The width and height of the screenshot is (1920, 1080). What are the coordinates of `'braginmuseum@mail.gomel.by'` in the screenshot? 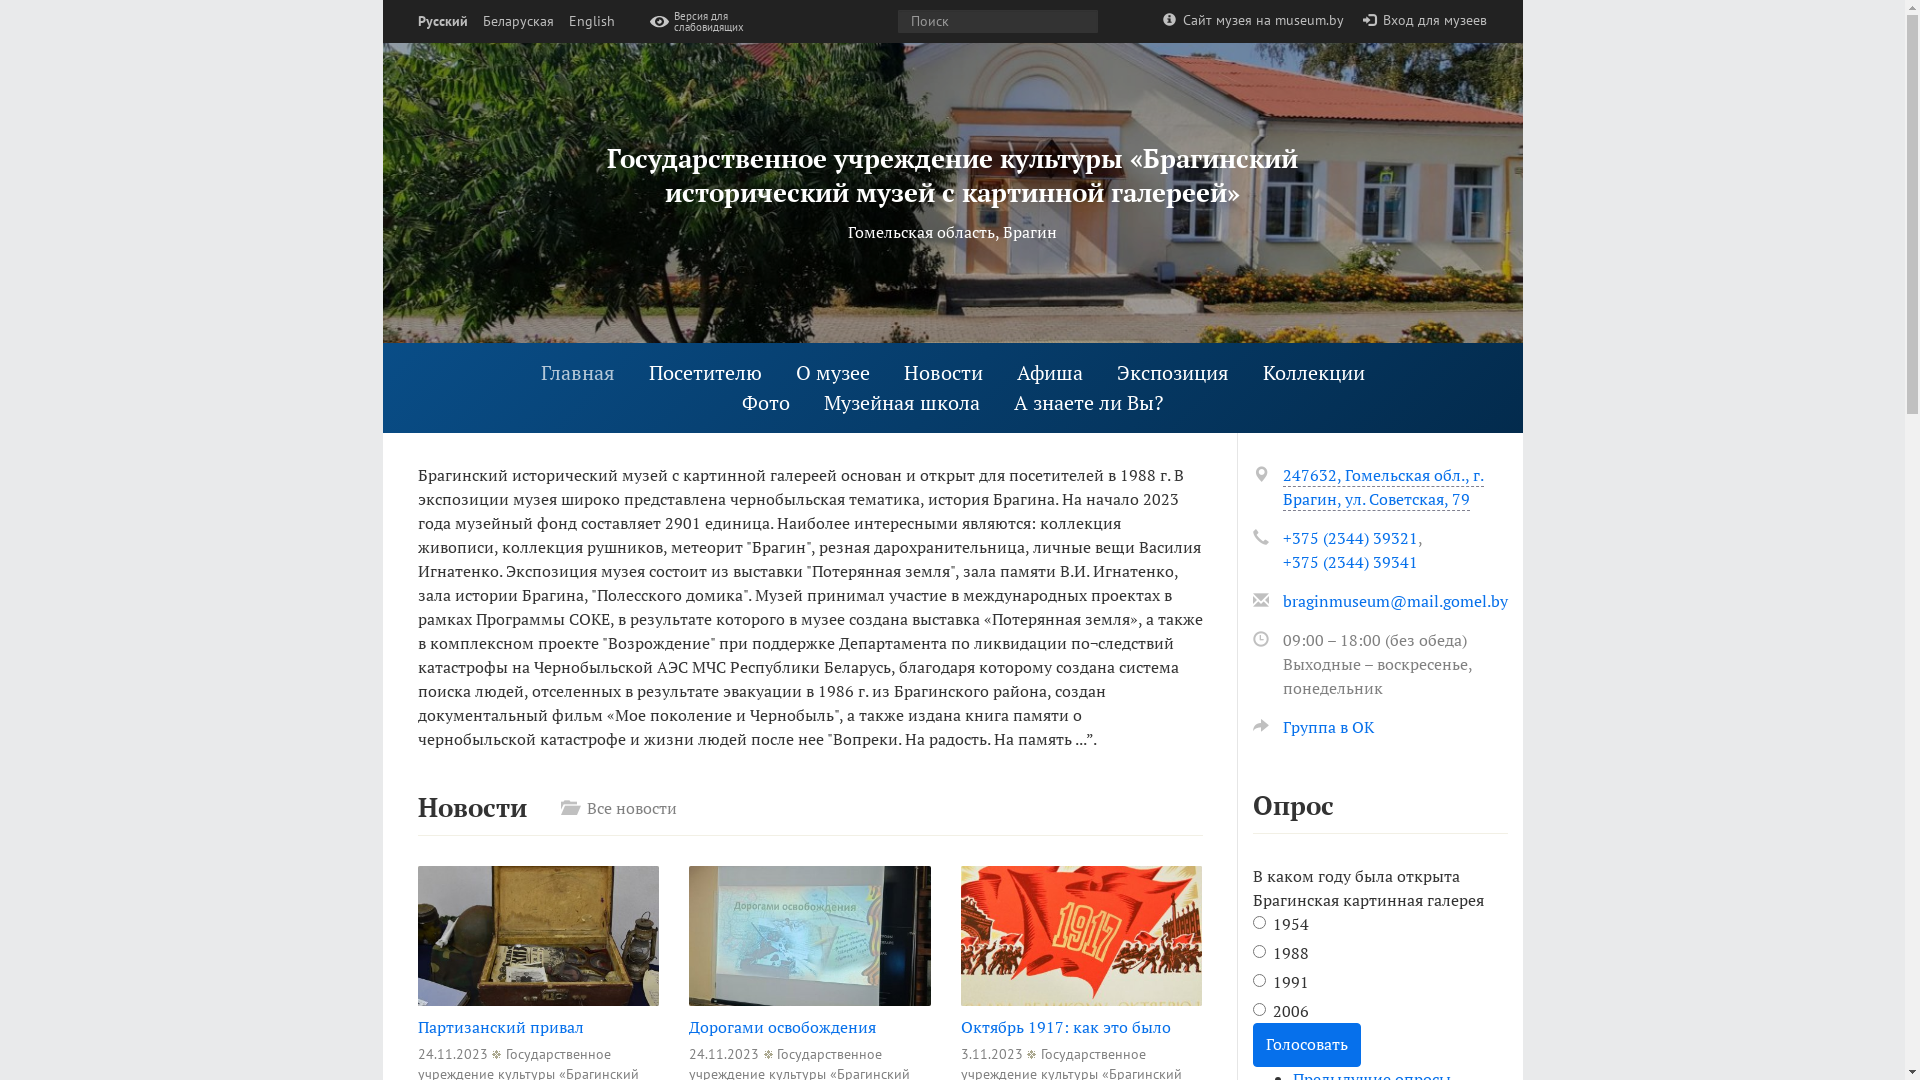 It's located at (1393, 600).